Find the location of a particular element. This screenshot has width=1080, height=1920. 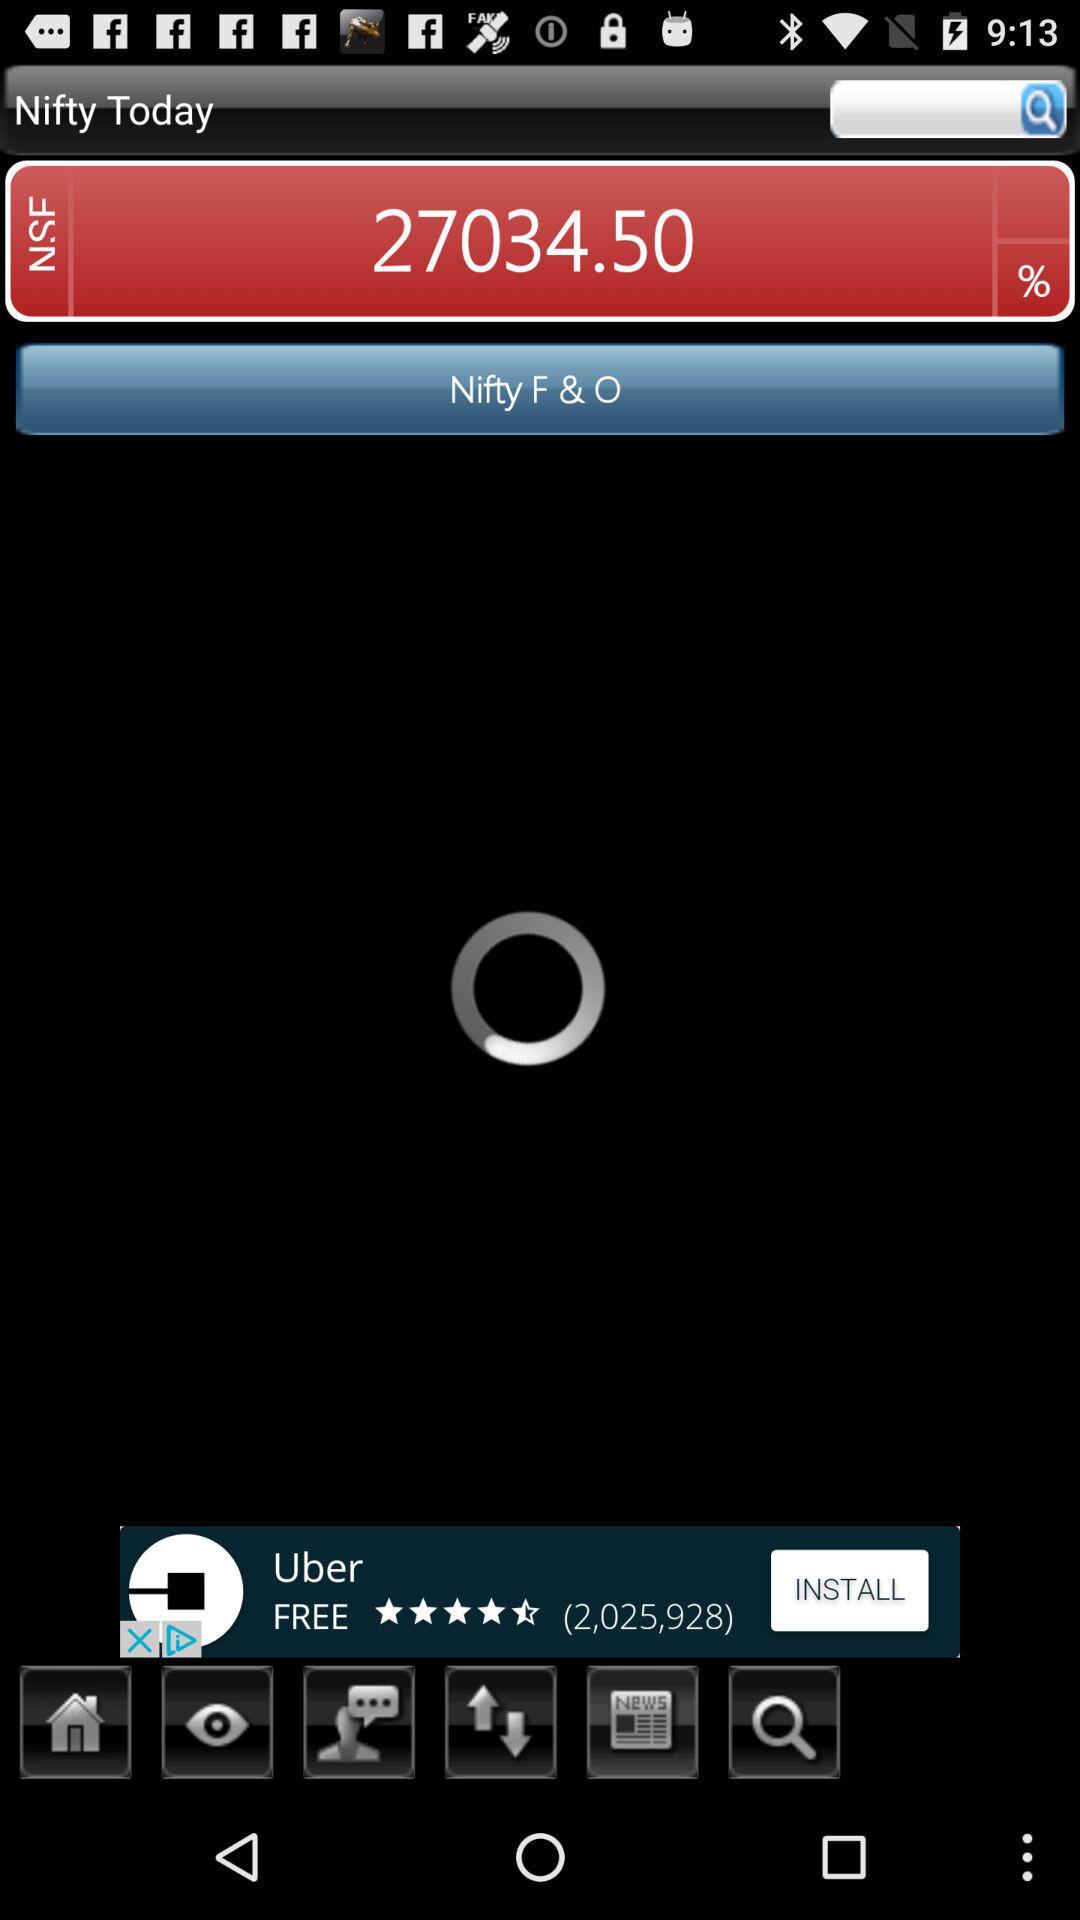

eye pega is located at coordinates (217, 1727).